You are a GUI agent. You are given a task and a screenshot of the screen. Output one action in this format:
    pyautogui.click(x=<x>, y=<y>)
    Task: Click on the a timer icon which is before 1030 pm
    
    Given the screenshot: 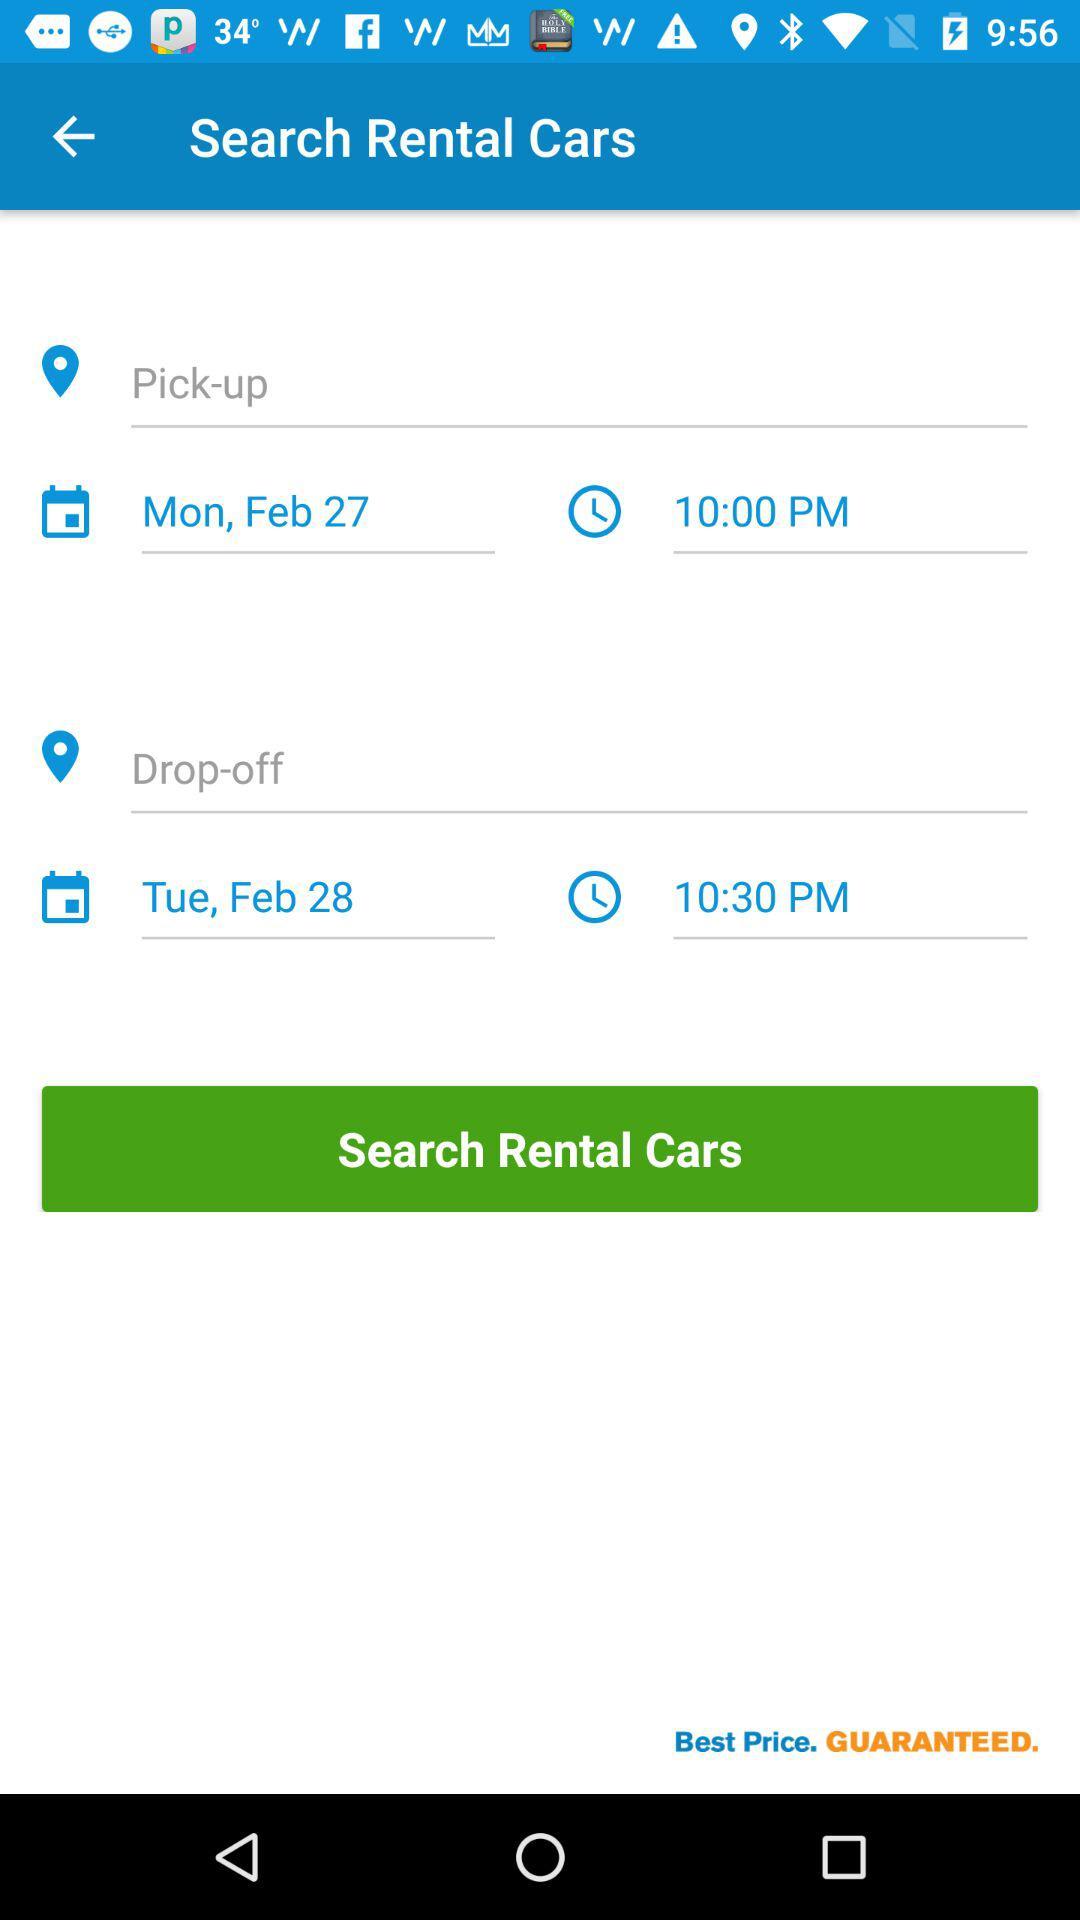 What is the action you would take?
    pyautogui.click(x=593, y=896)
    